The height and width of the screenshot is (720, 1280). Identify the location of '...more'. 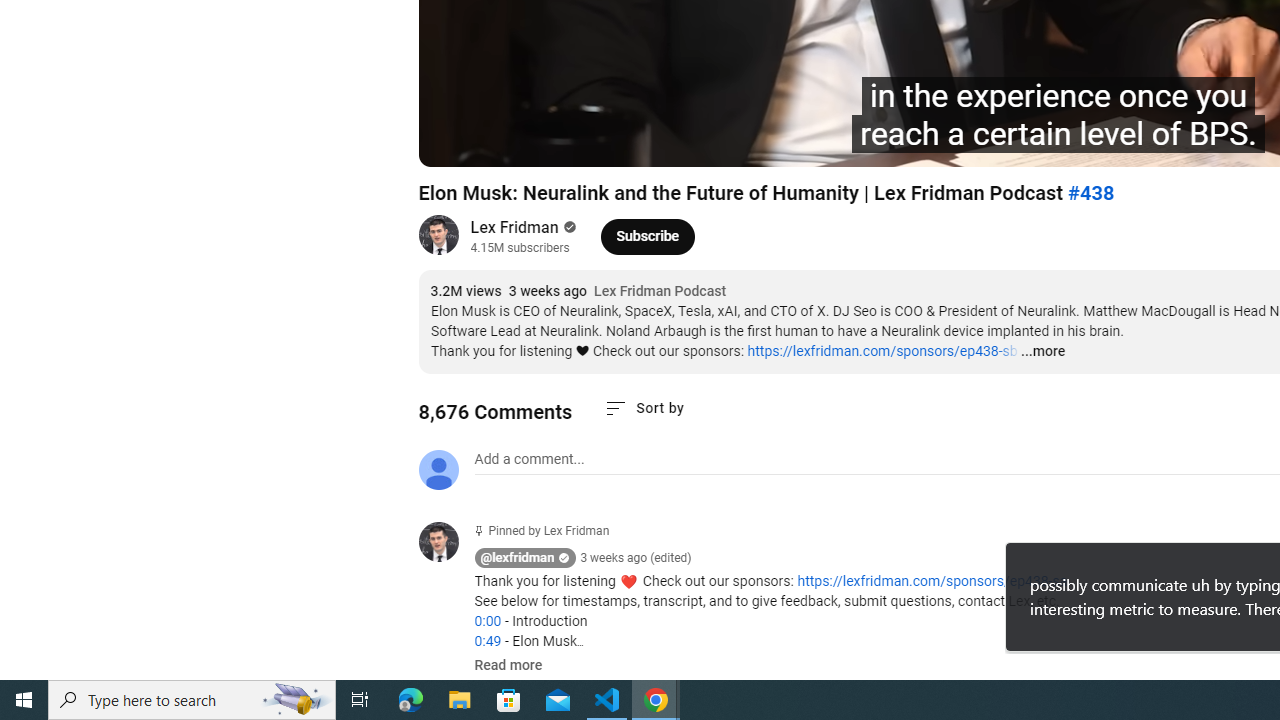
(1041, 351).